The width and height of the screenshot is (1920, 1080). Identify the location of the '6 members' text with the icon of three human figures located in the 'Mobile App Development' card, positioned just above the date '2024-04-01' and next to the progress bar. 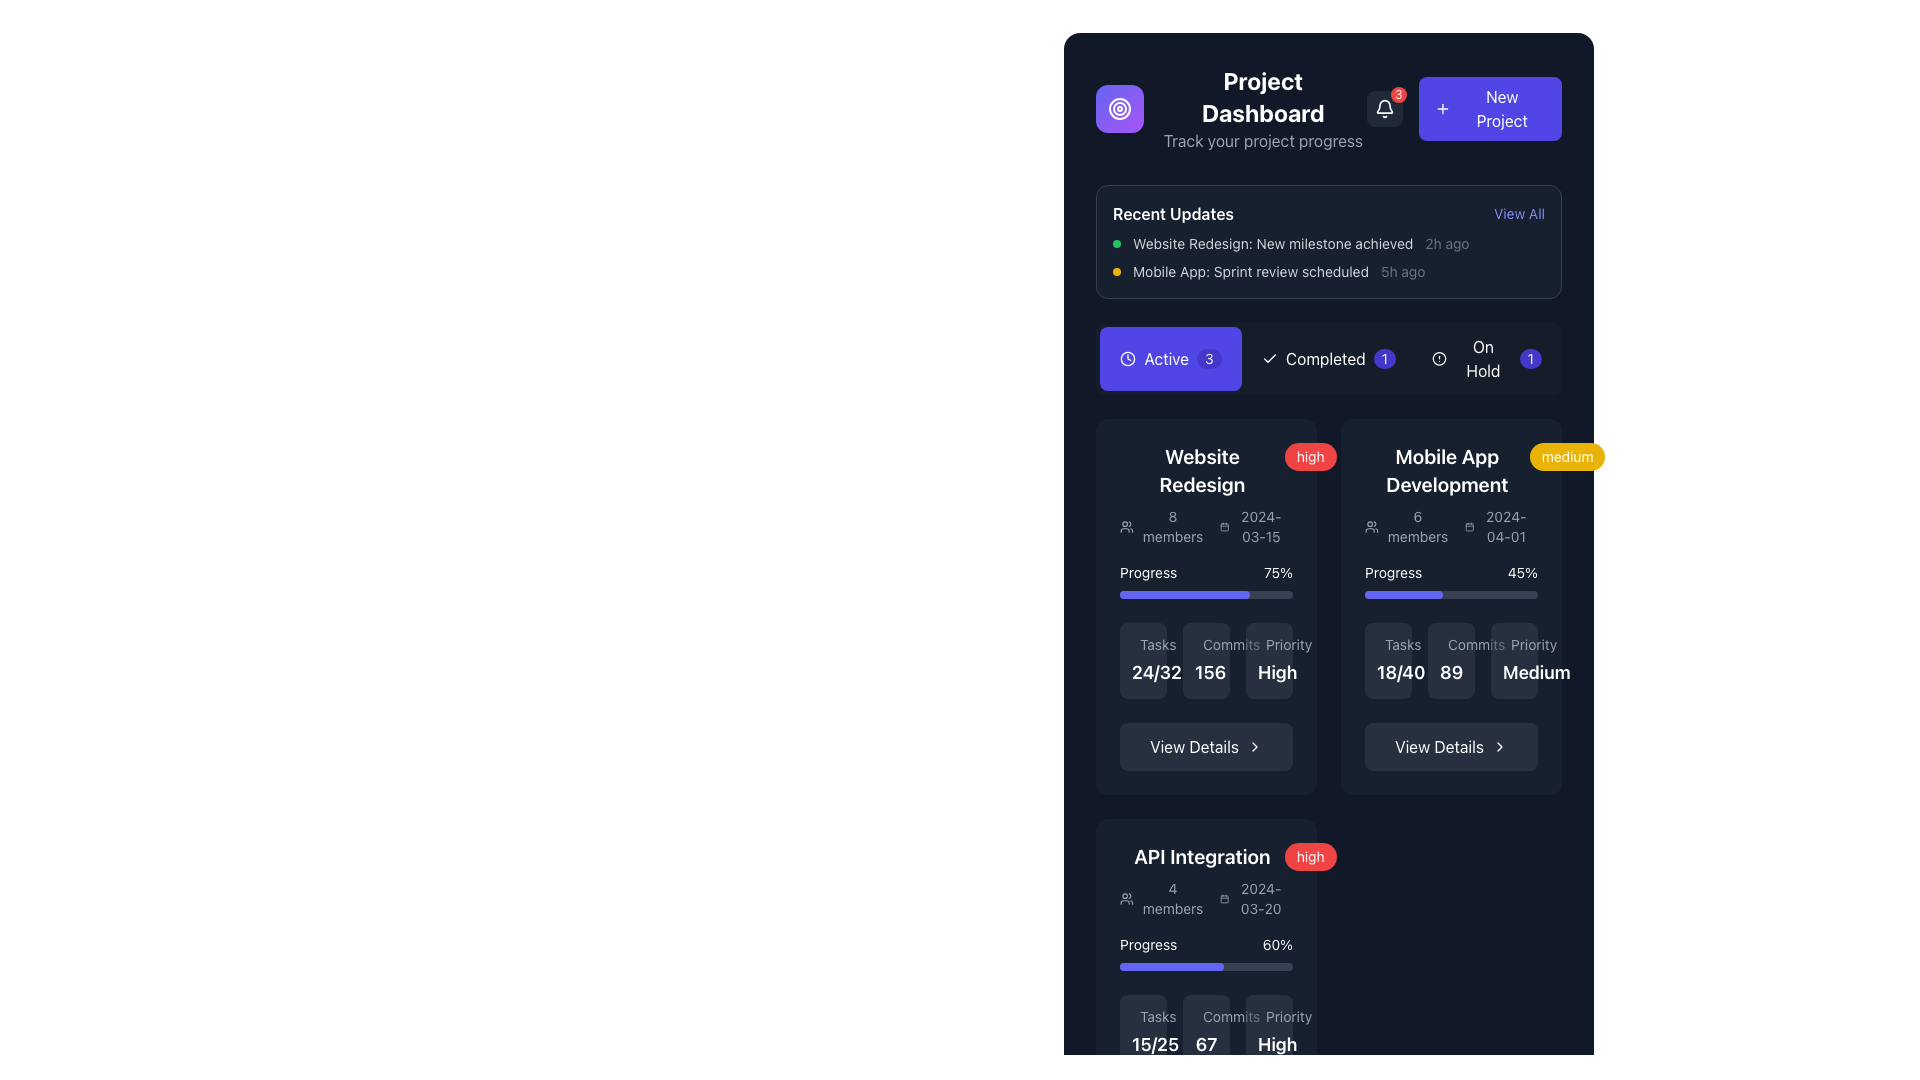
(1406, 526).